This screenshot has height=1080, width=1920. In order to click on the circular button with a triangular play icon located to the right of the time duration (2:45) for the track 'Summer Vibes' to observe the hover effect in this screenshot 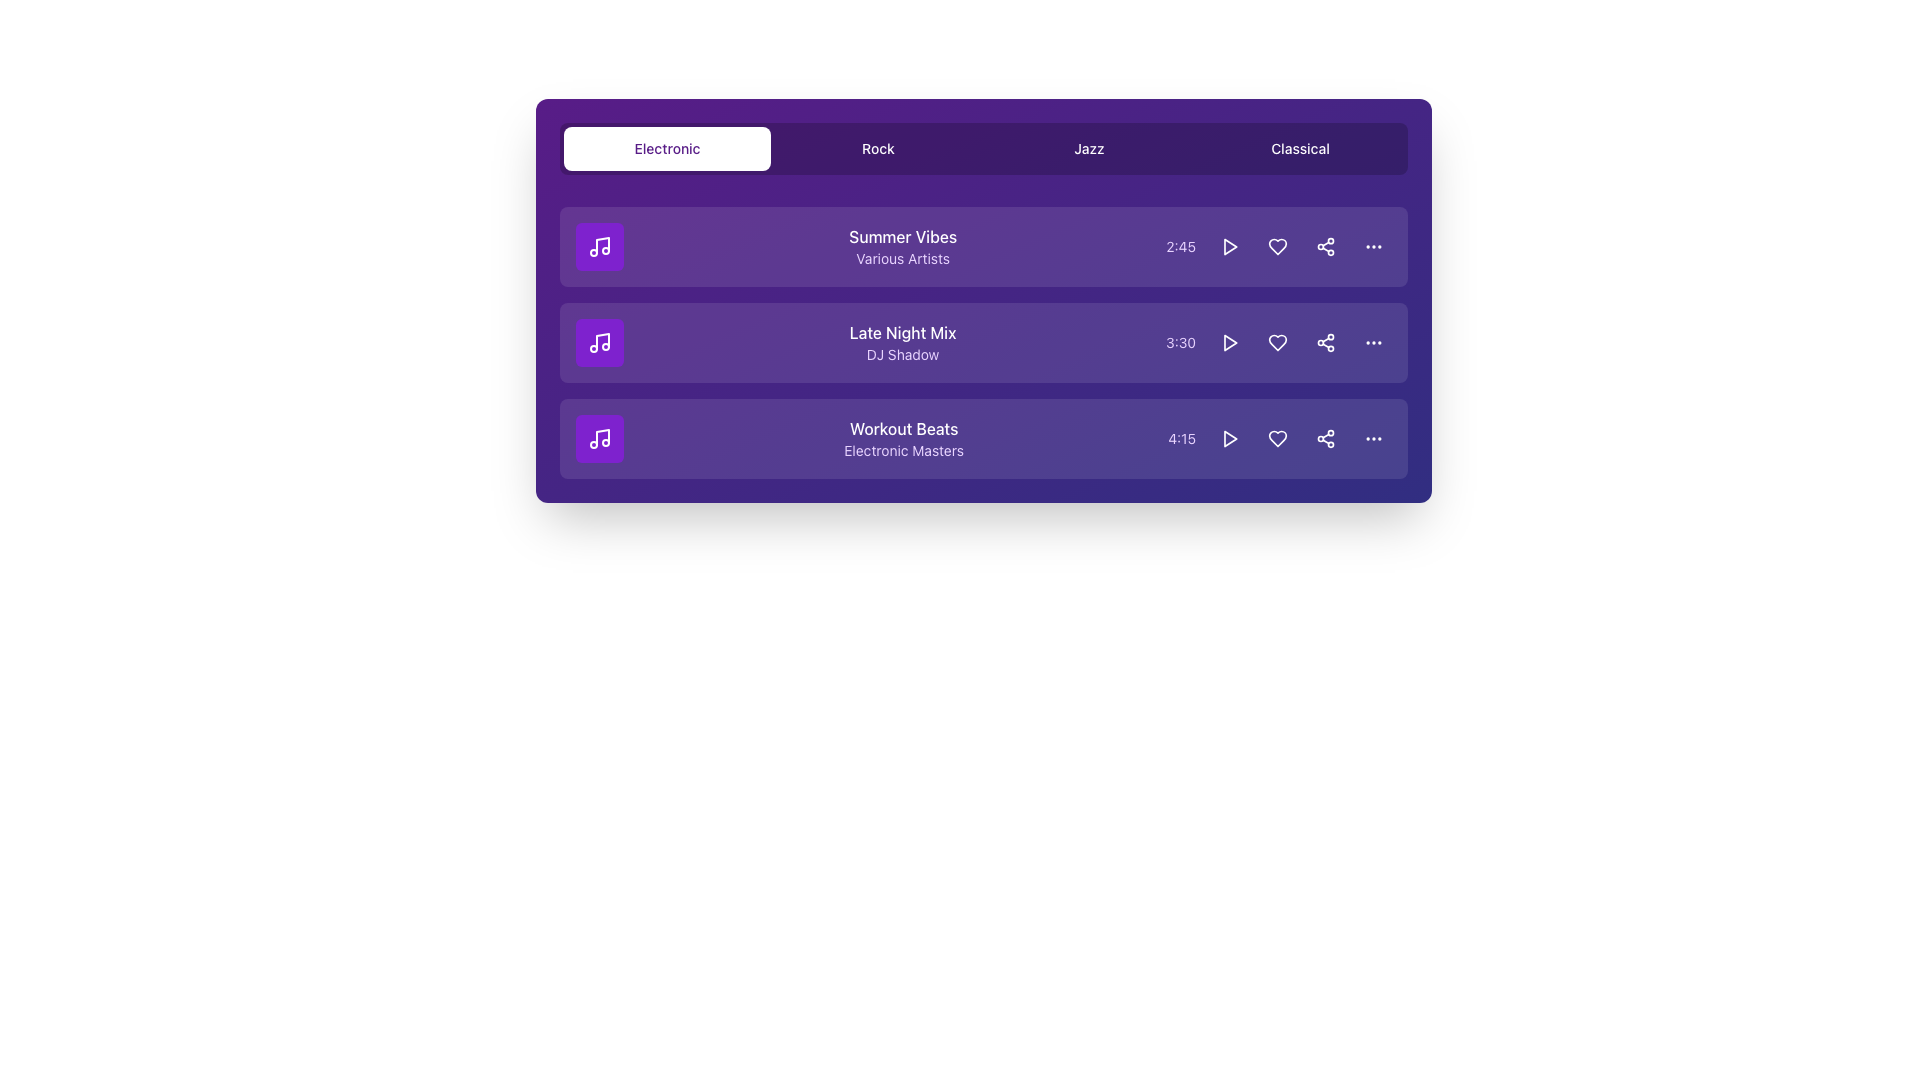, I will do `click(1228, 245)`.